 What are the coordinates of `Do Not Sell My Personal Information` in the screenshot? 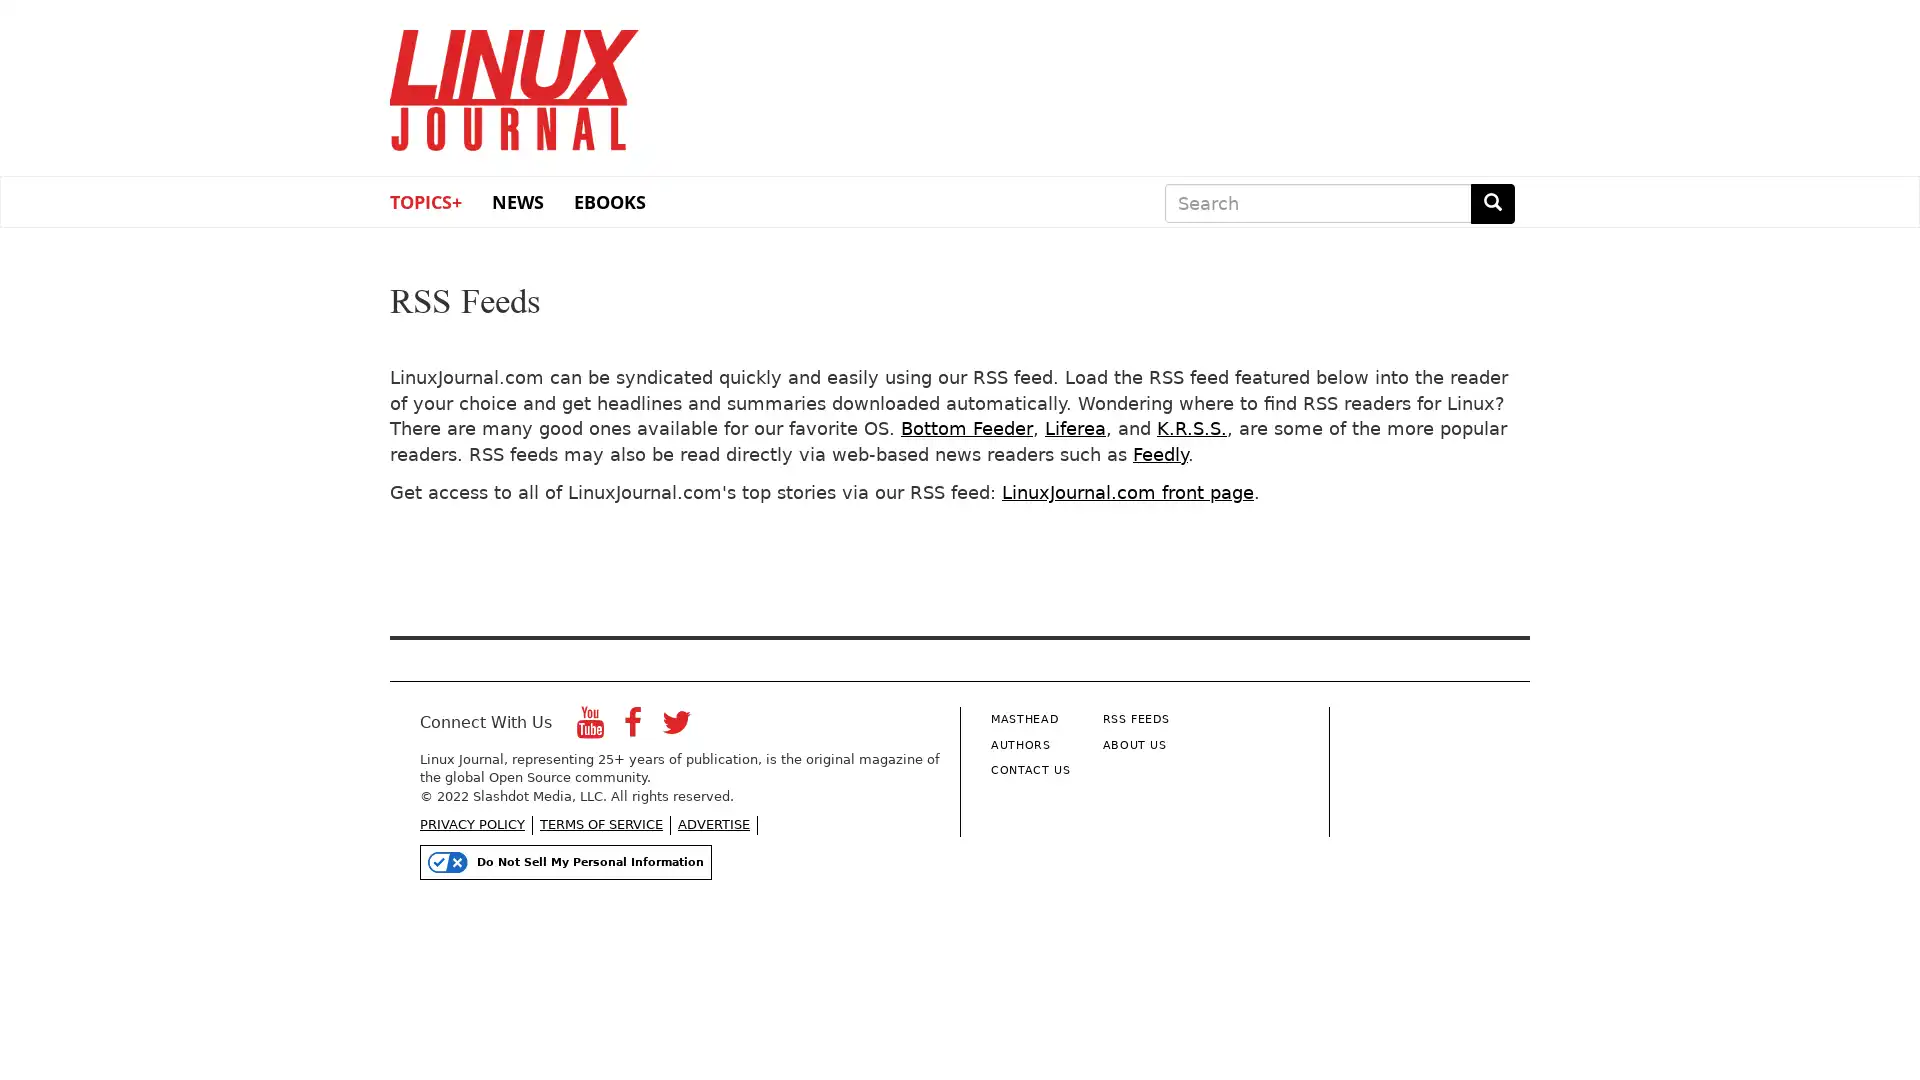 It's located at (565, 860).